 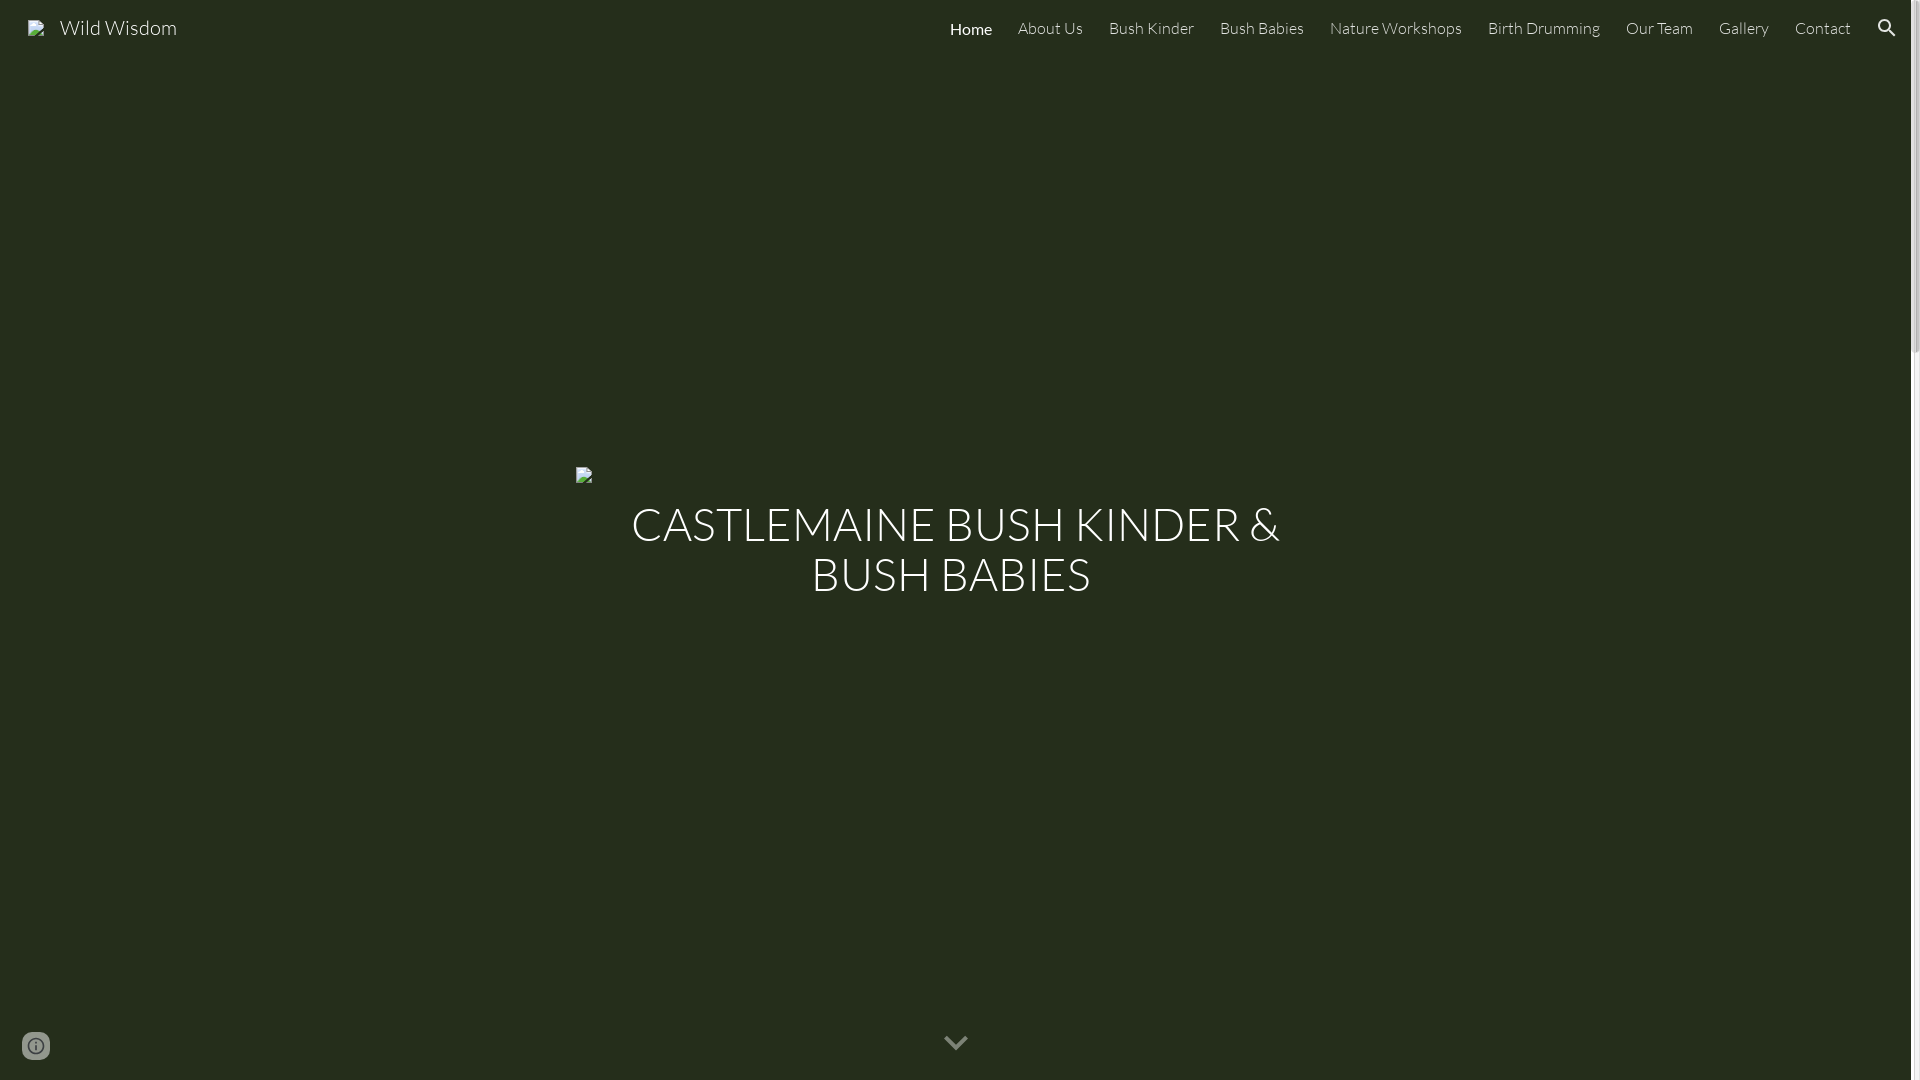 I want to click on 'Gallery', so click(x=1742, y=27).